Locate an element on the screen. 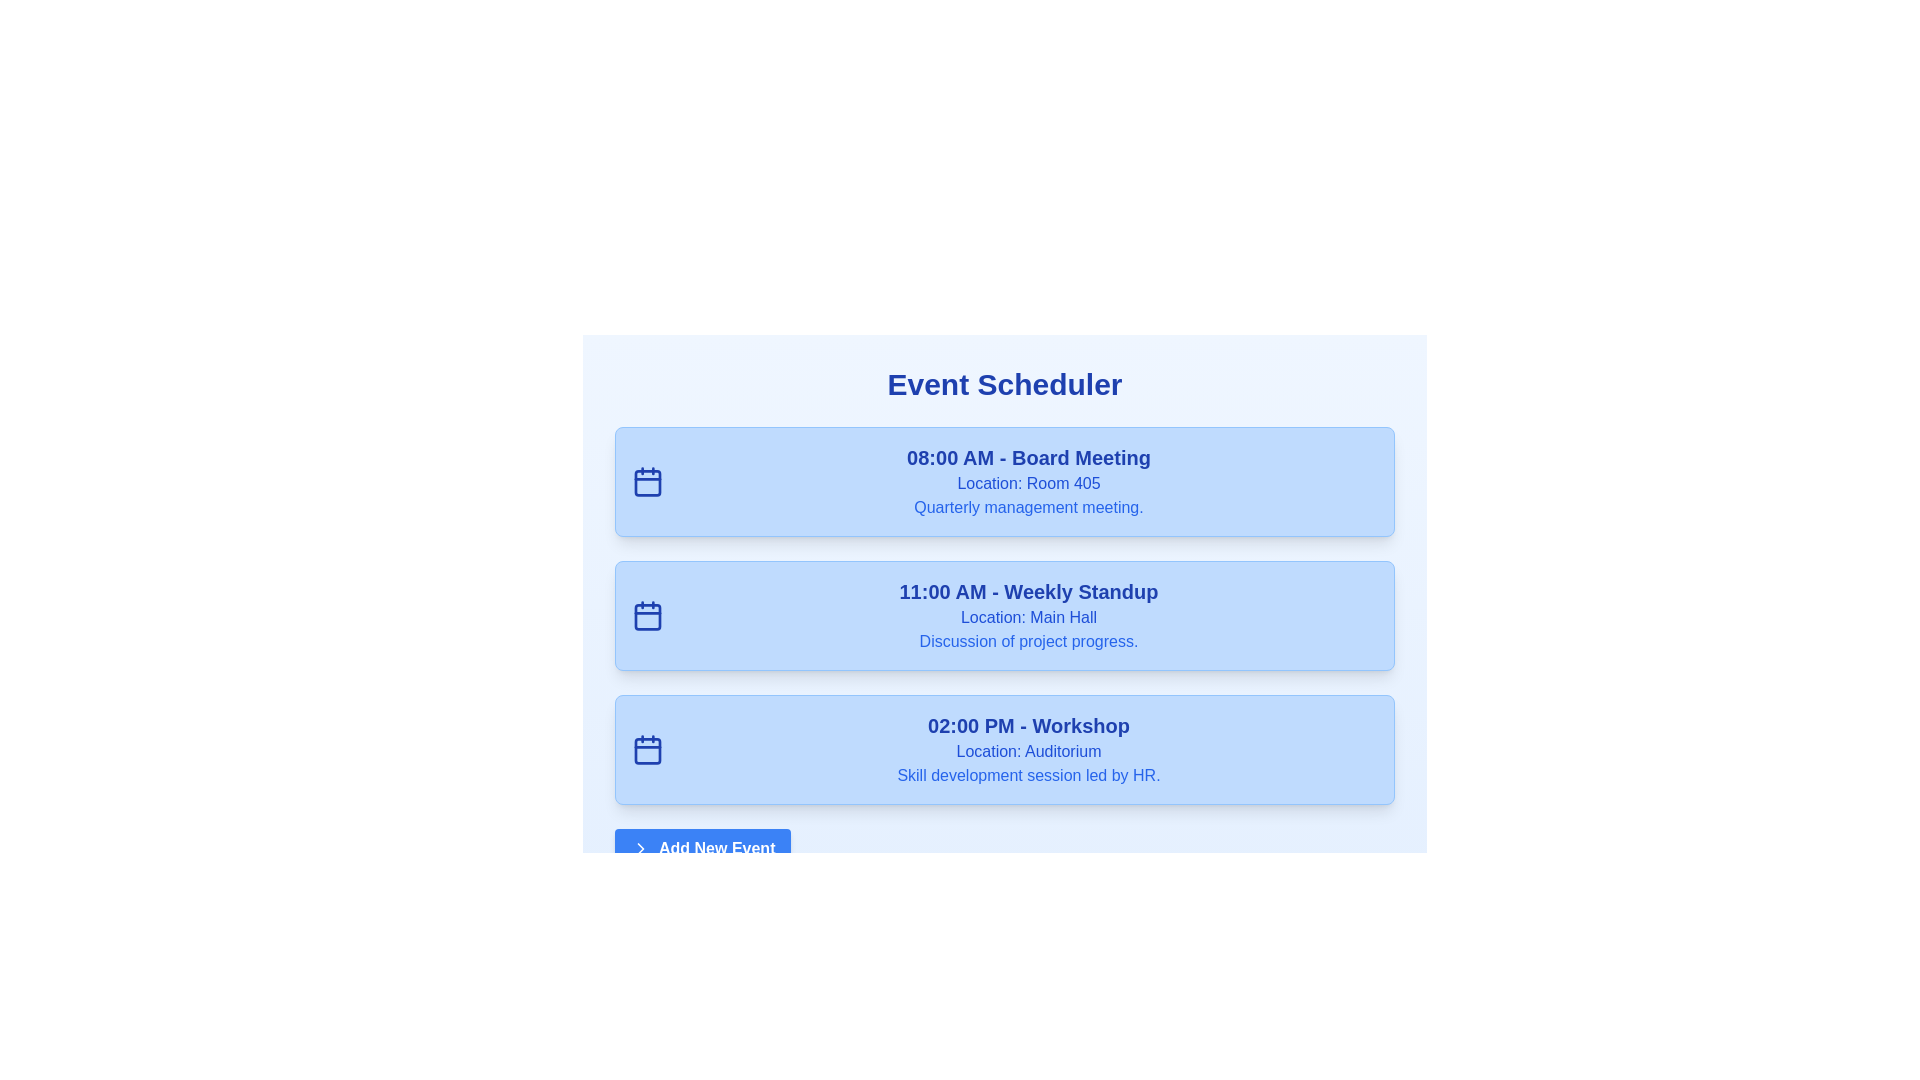 This screenshot has height=1080, width=1920. the text label '08:00 AM - Board Meeting' which is styled in a large, bold dark blue font and is the first line in the event scheduler's topmost event section is located at coordinates (1028, 458).